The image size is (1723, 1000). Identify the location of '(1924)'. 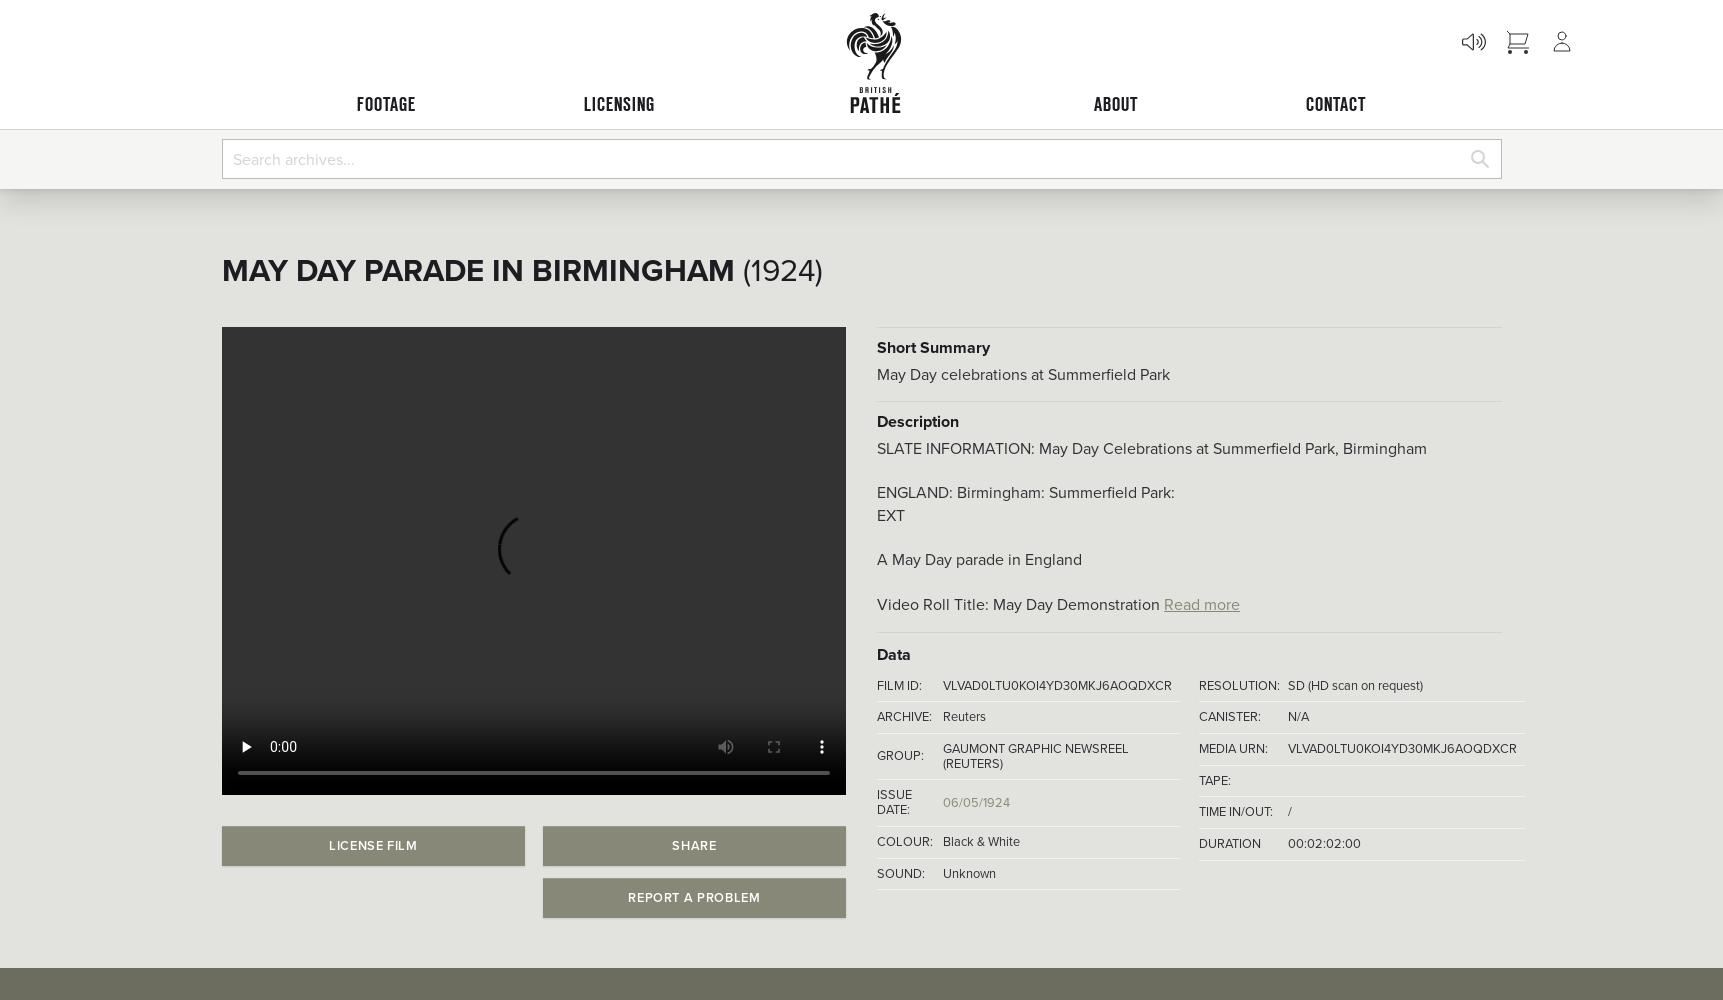
(781, 270).